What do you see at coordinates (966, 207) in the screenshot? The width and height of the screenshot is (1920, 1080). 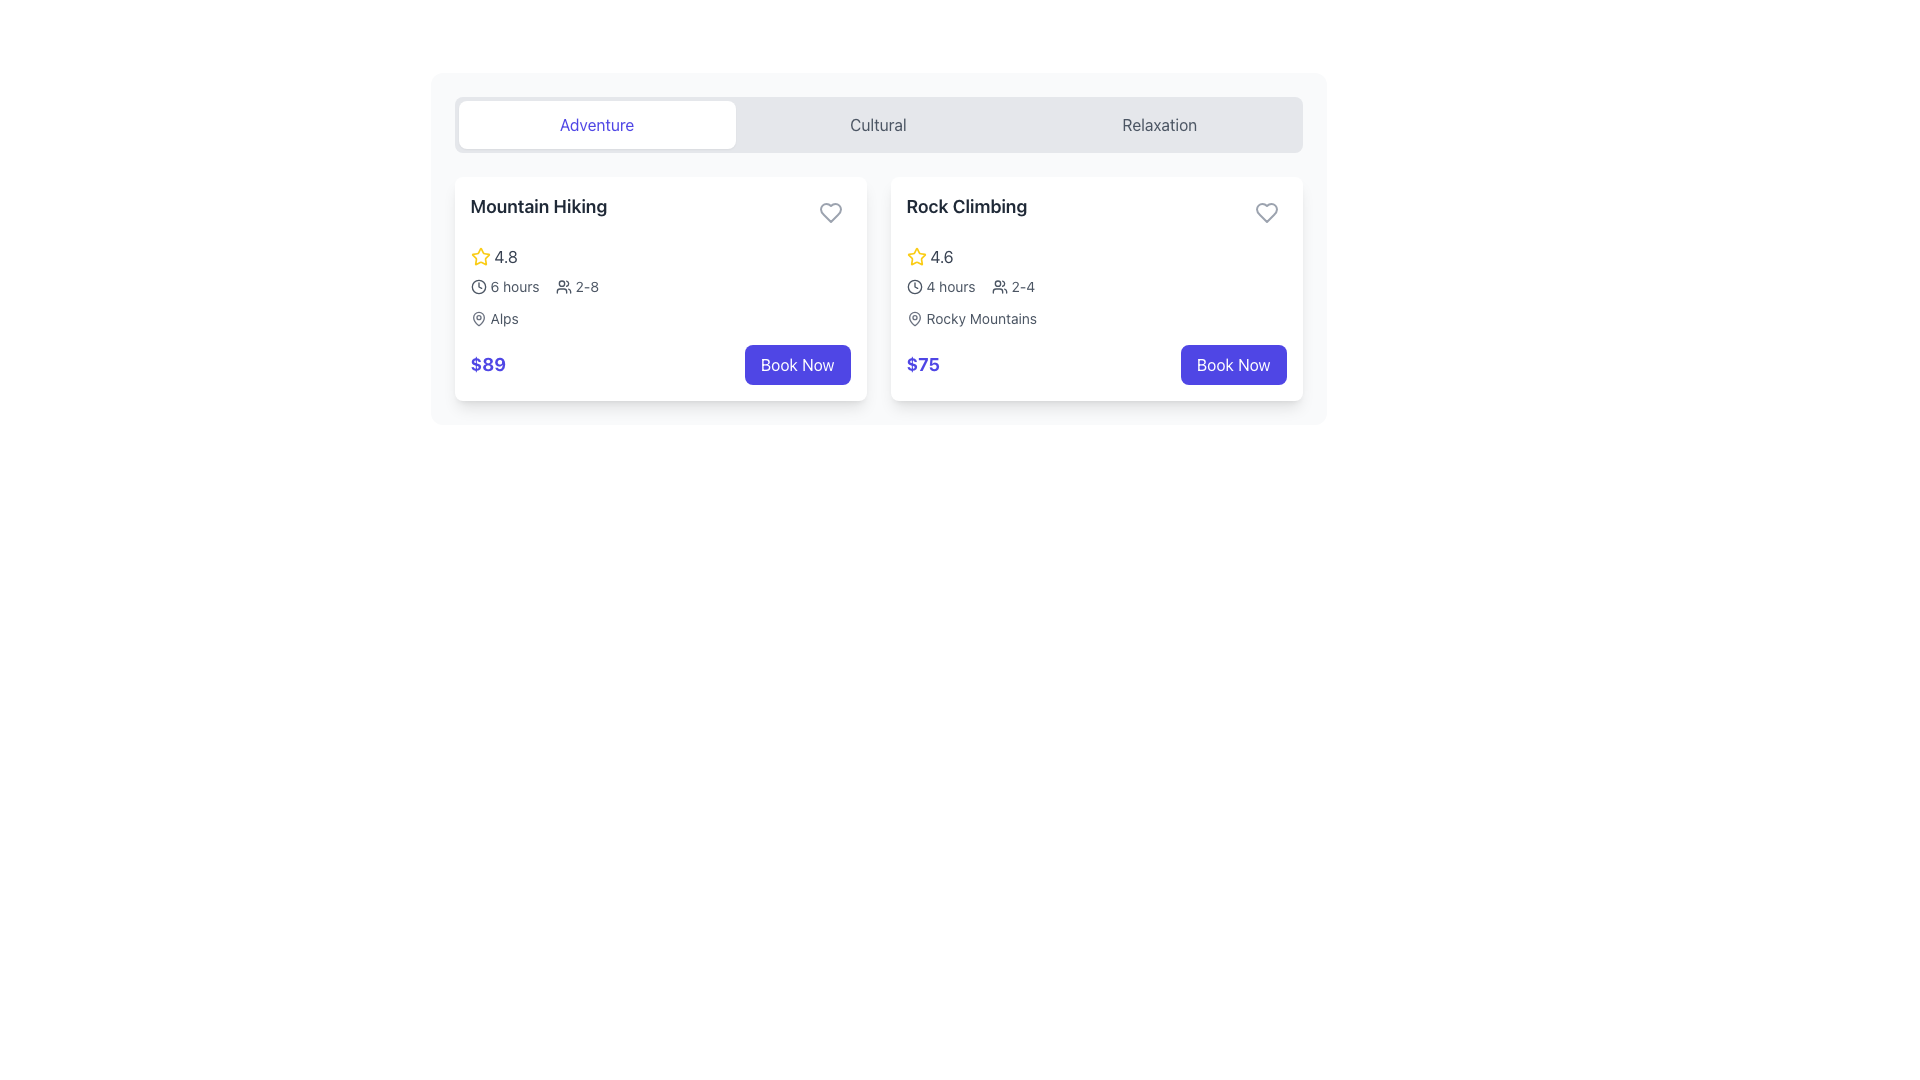 I see `the 'Rock Climbing' text label located in the upper section of the second card in a horizontally aligned list of cards` at bounding box center [966, 207].